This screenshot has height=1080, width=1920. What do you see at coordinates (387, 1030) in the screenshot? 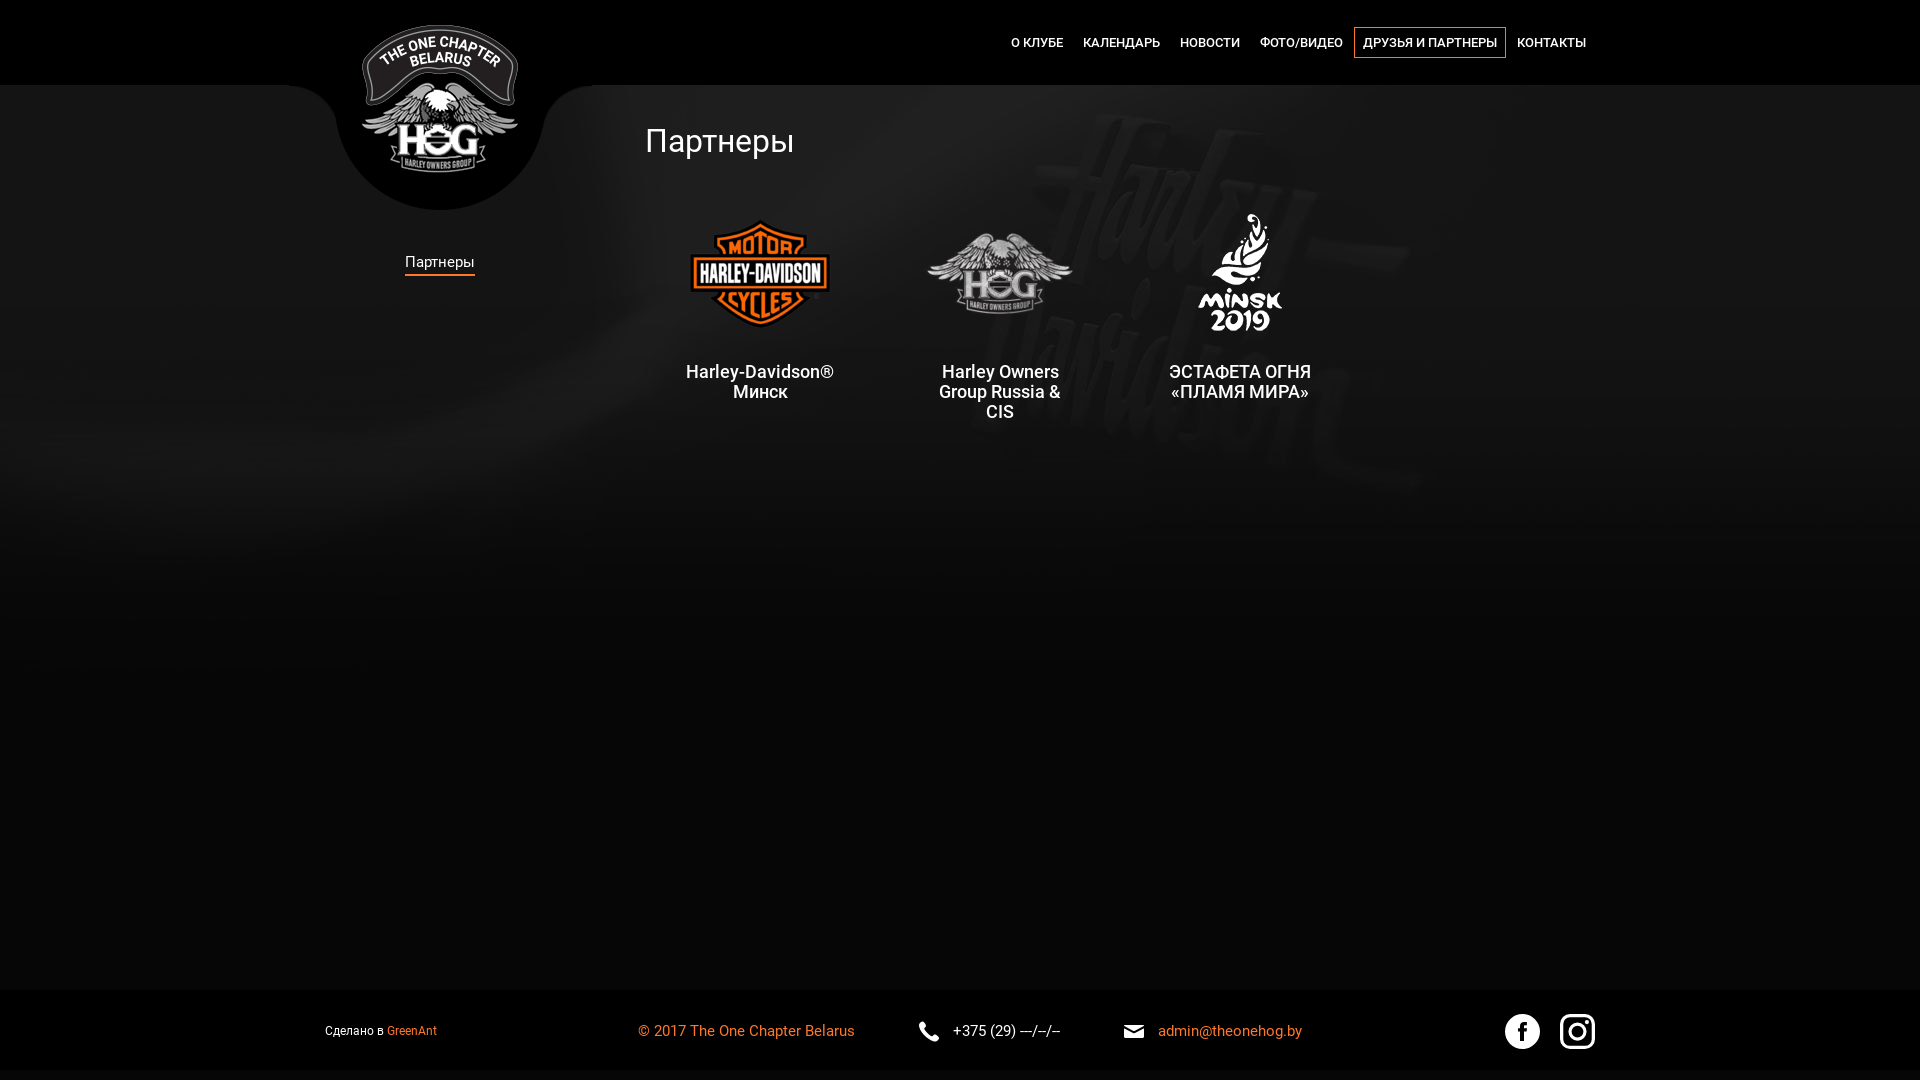
I see `'GreenAnt'` at bounding box center [387, 1030].